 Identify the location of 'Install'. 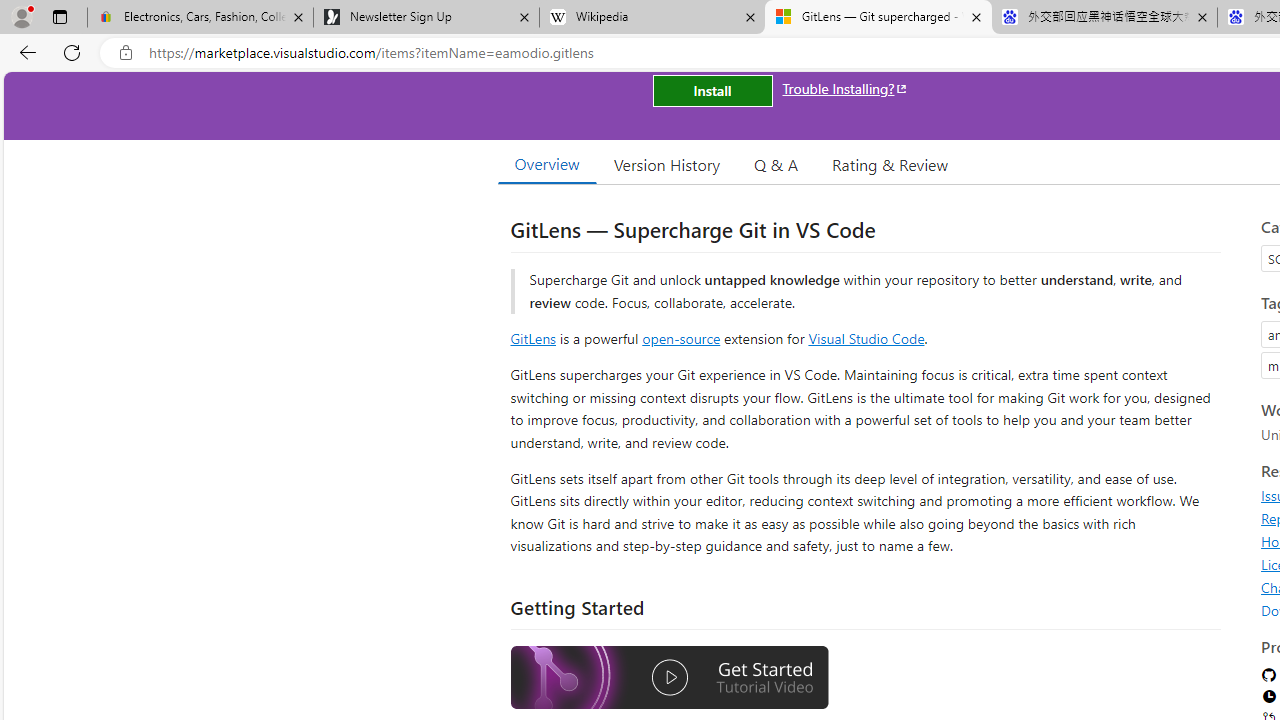
(712, 91).